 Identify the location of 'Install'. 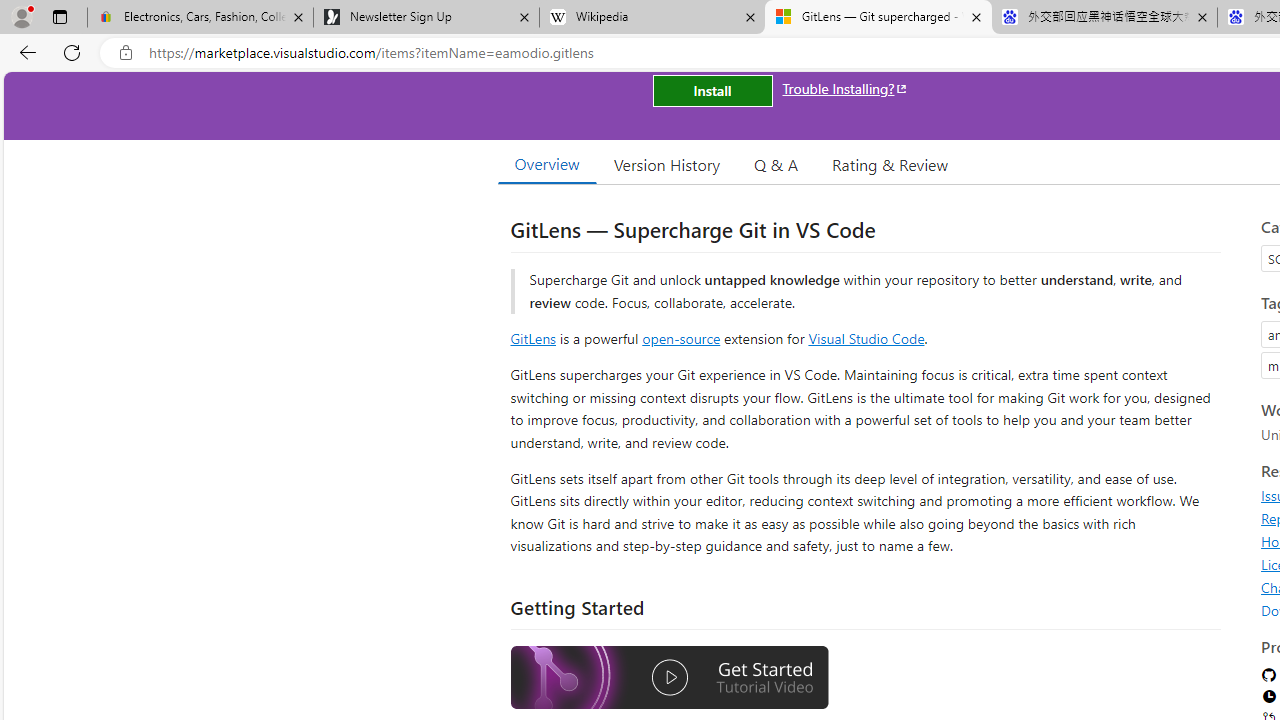
(712, 91).